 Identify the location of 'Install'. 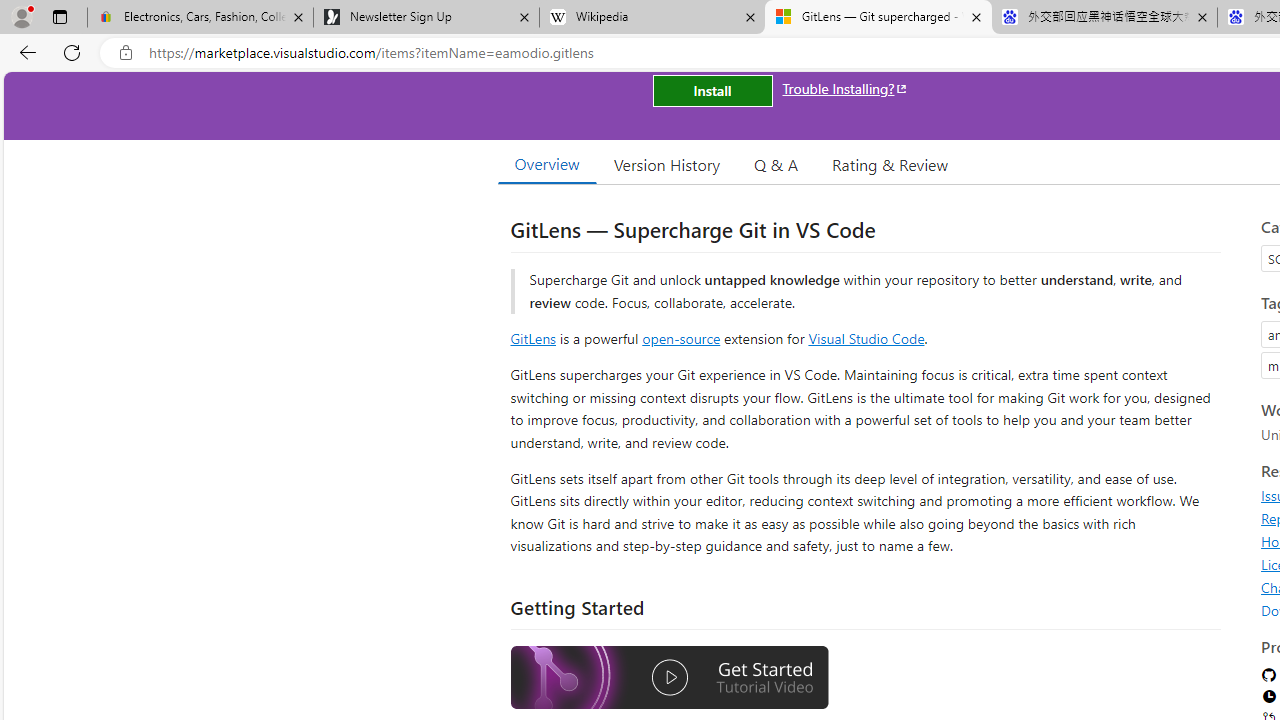
(712, 91).